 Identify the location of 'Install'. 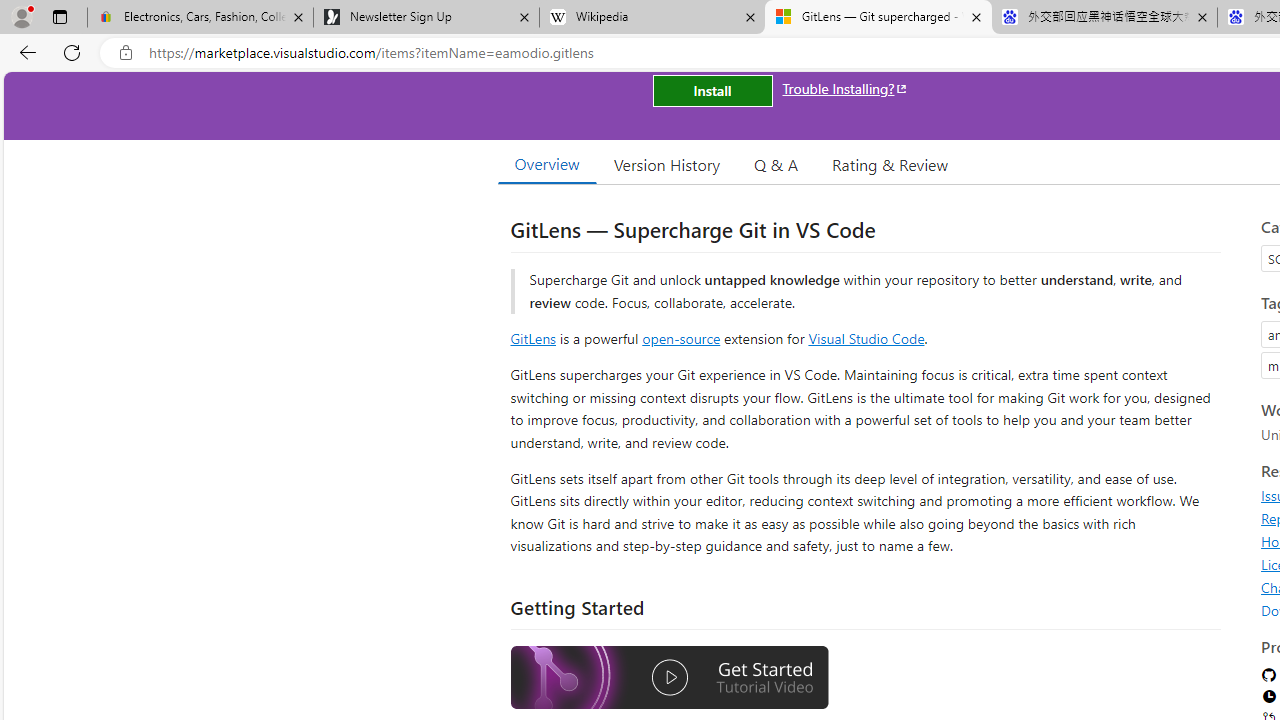
(712, 91).